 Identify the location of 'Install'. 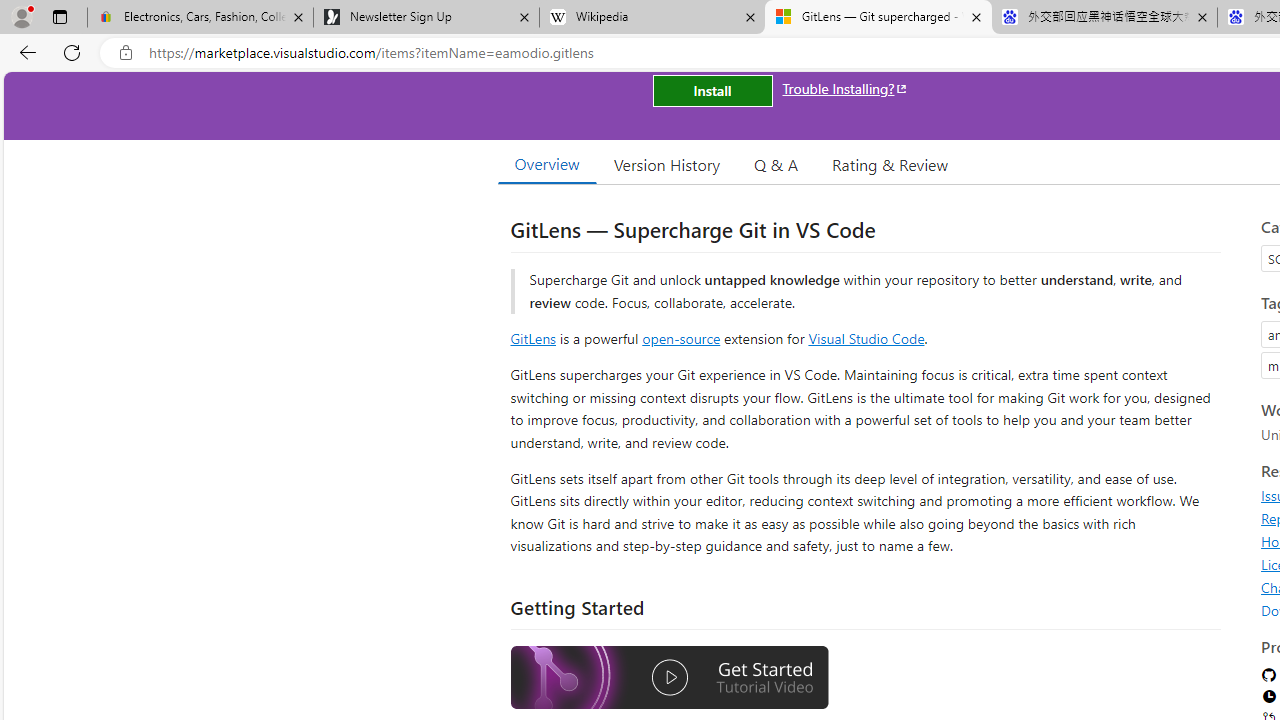
(712, 91).